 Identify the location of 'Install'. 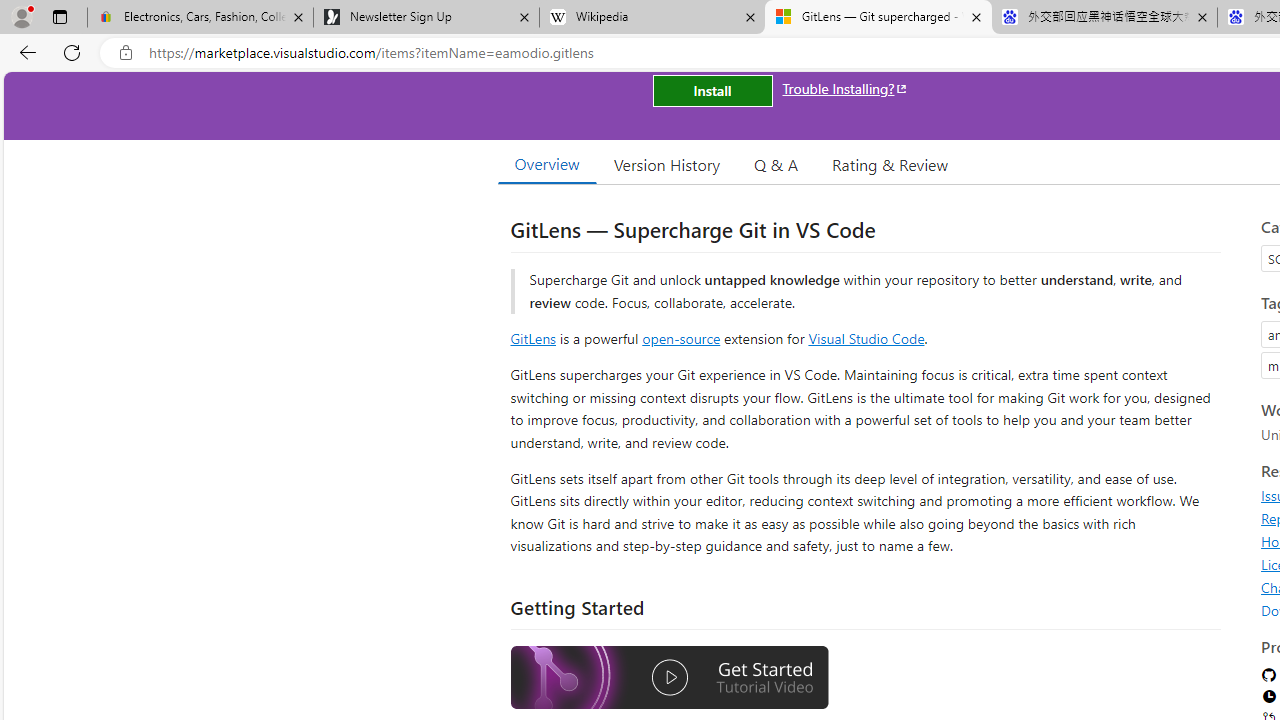
(712, 91).